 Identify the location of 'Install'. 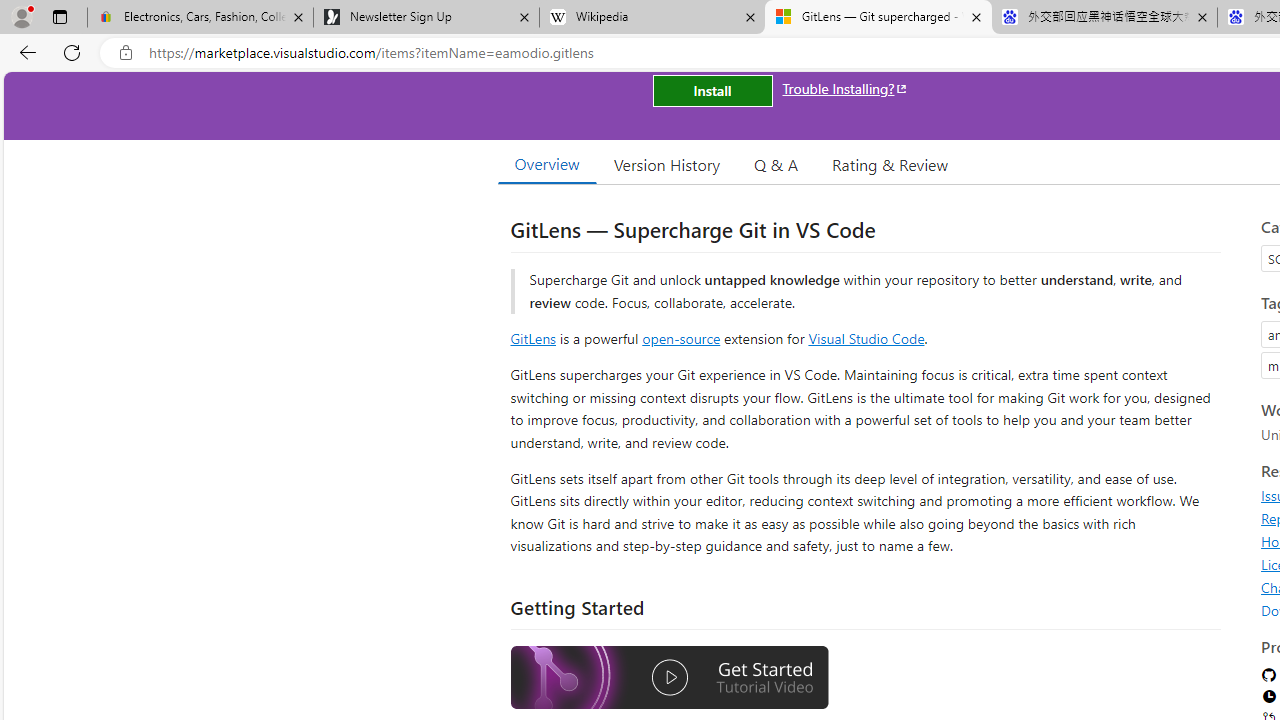
(712, 91).